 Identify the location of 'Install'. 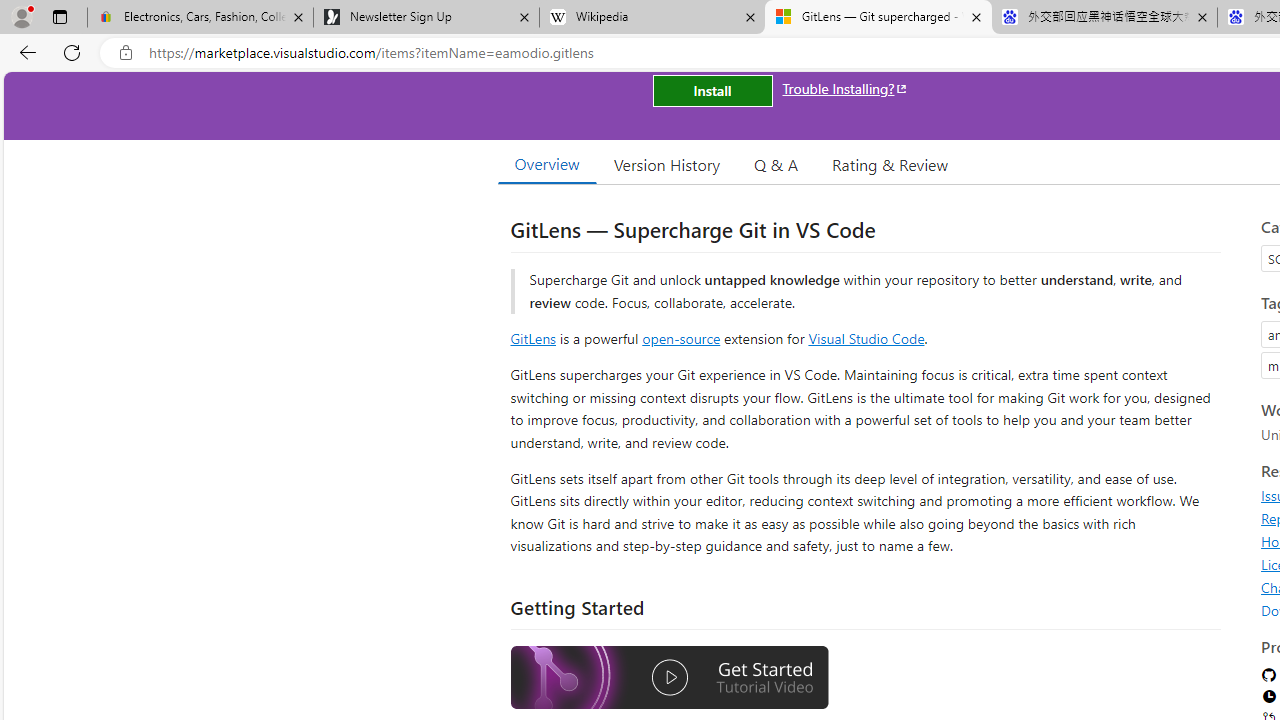
(712, 91).